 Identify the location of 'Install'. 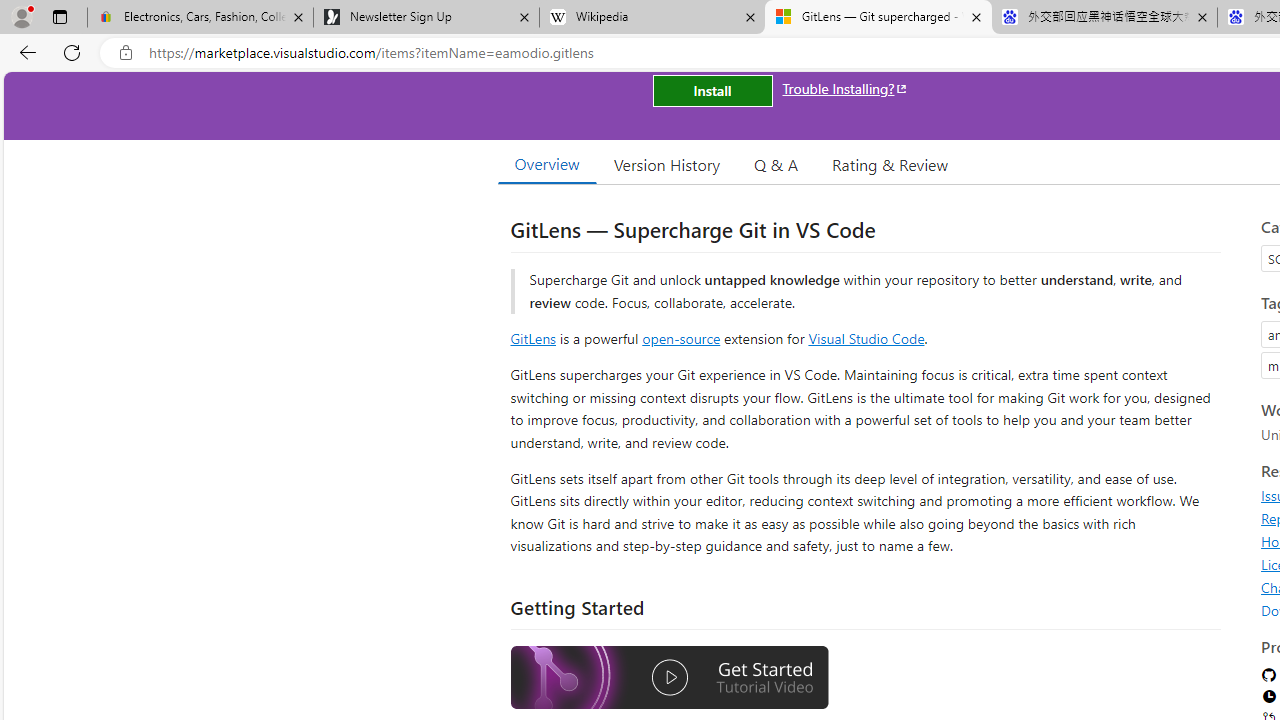
(712, 91).